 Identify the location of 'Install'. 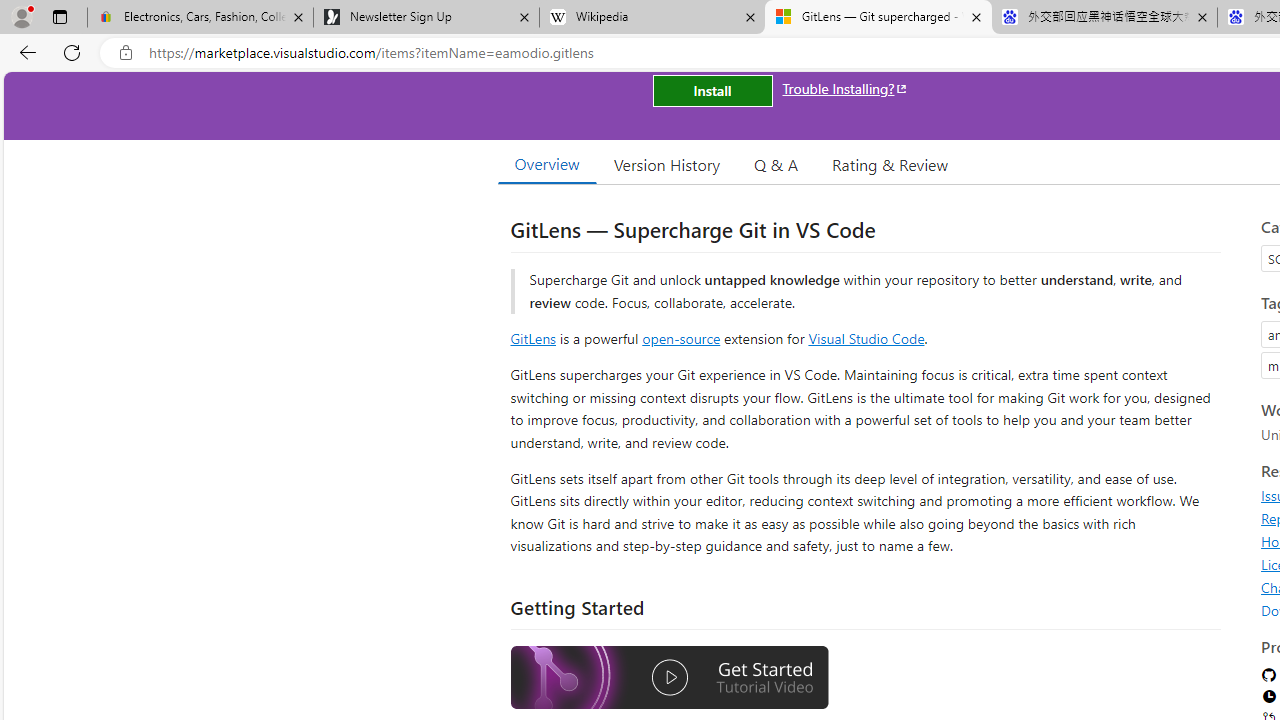
(712, 91).